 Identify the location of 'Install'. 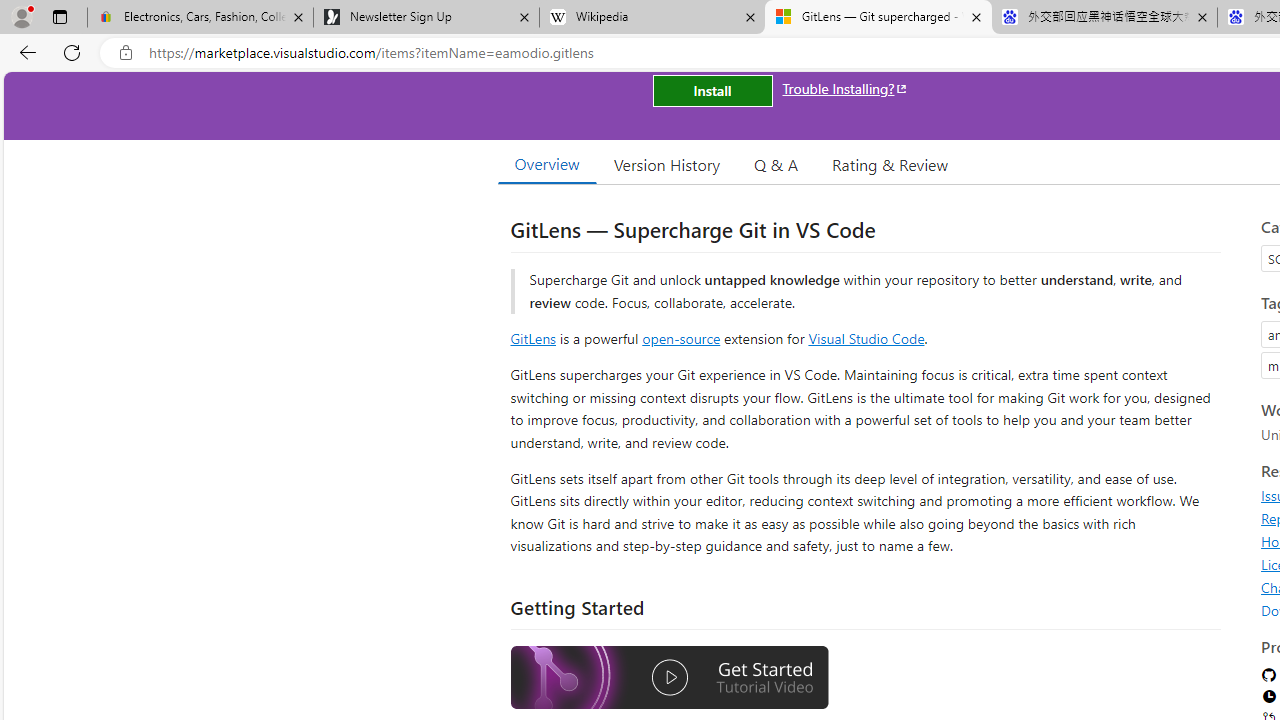
(712, 91).